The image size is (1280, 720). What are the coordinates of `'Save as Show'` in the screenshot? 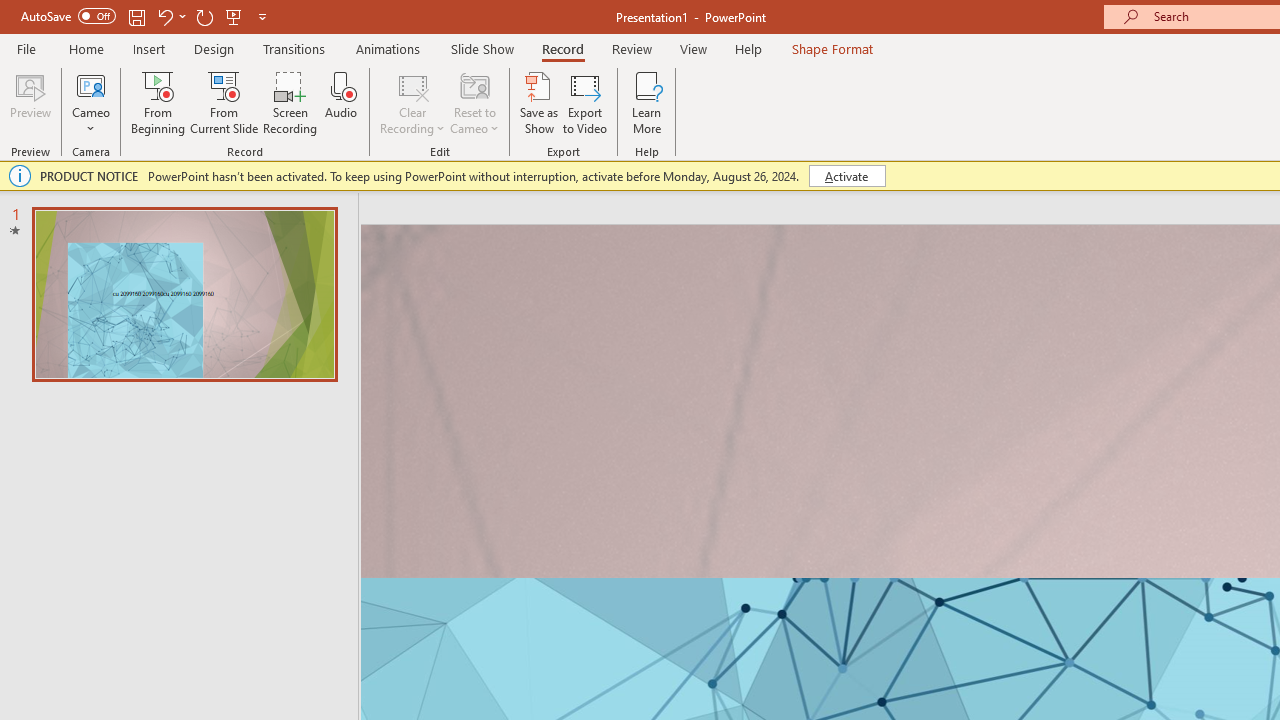 It's located at (539, 103).